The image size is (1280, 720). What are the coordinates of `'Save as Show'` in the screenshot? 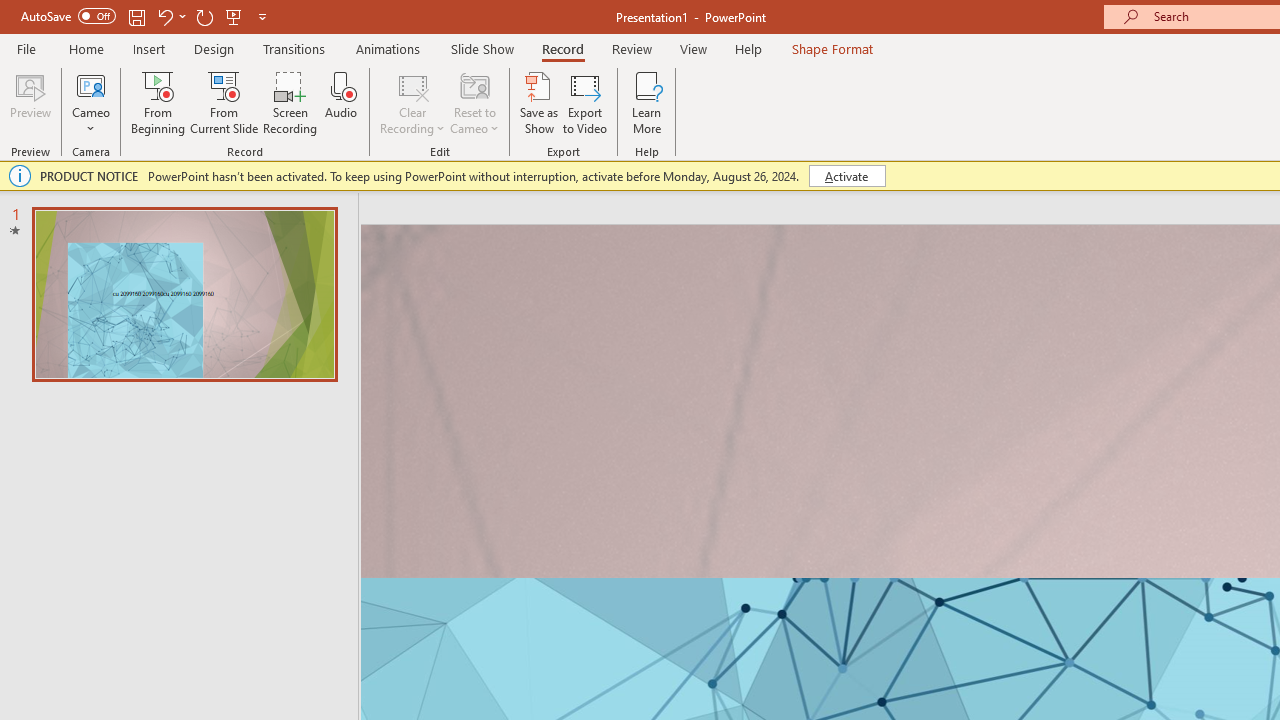 It's located at (539, 103).